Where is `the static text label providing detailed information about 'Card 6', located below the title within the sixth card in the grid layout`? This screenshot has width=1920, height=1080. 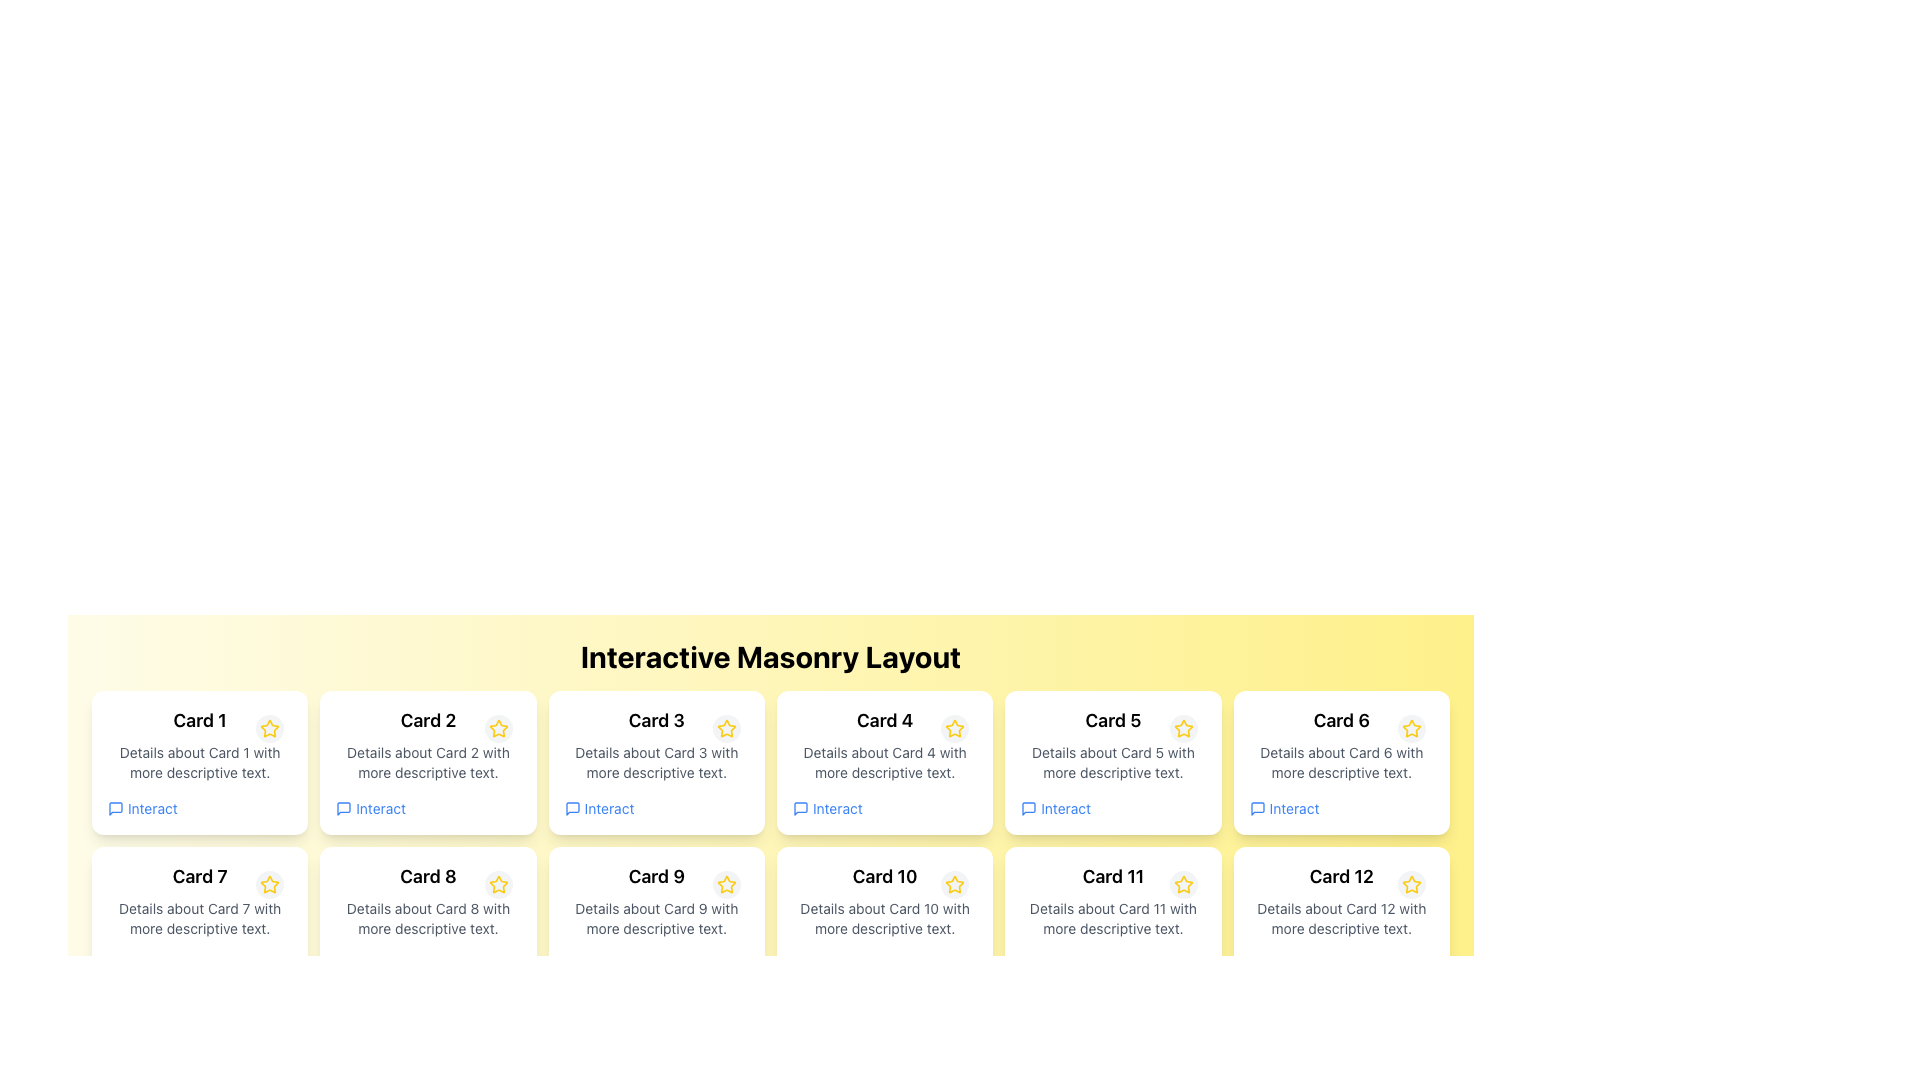
the static text label providing detailed information about 'Card 6', located below the title within the sixth card in the grid layout is located at coordinates (1341, 763).